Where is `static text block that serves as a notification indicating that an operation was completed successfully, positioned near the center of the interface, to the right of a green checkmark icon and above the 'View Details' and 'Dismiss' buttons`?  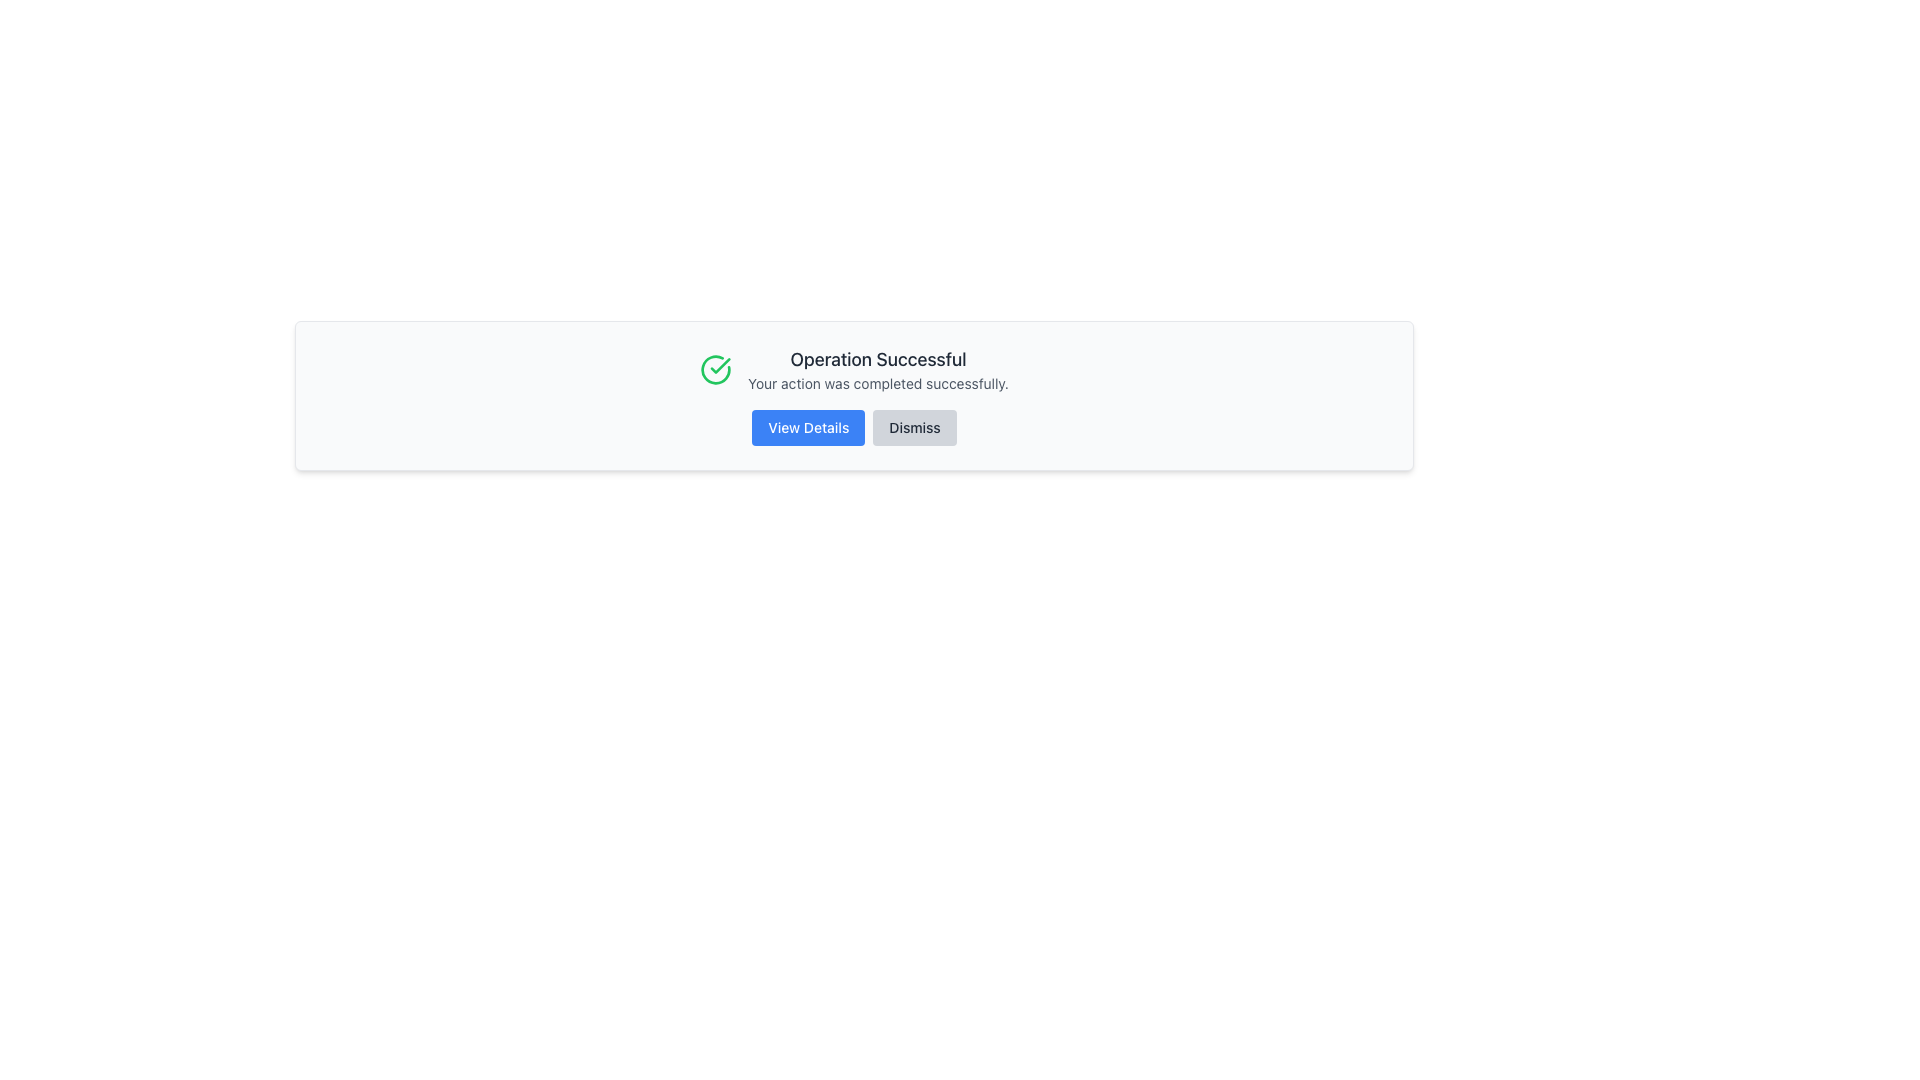 static text block that serves as a notification indicating that an operation was completed successfully, positioned near the center of the interface, to the right of a green checkmark icon and above the 'View Details' and 'Dismiss' buttons is located at coordinates (878, 370).